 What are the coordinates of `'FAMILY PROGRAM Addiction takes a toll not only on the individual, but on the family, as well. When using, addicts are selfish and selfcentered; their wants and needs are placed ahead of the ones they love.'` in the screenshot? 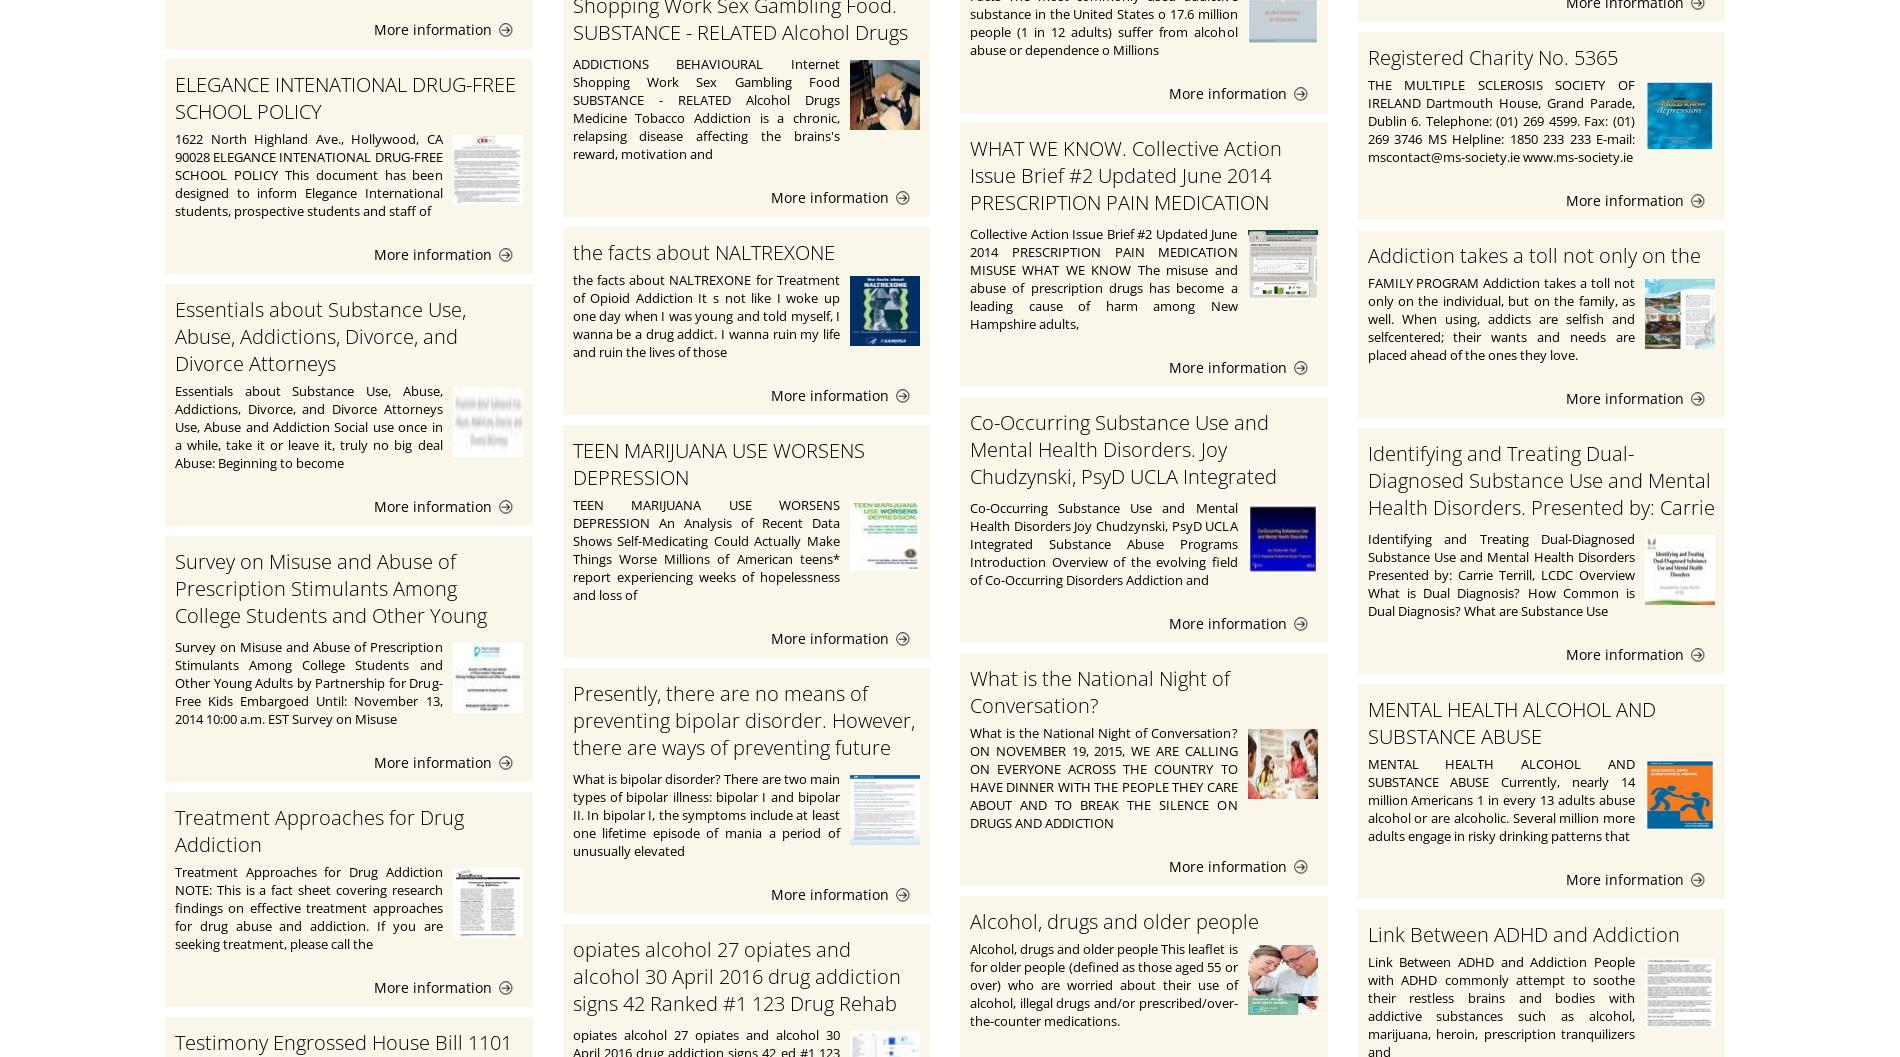 It's located at (1501, 318).